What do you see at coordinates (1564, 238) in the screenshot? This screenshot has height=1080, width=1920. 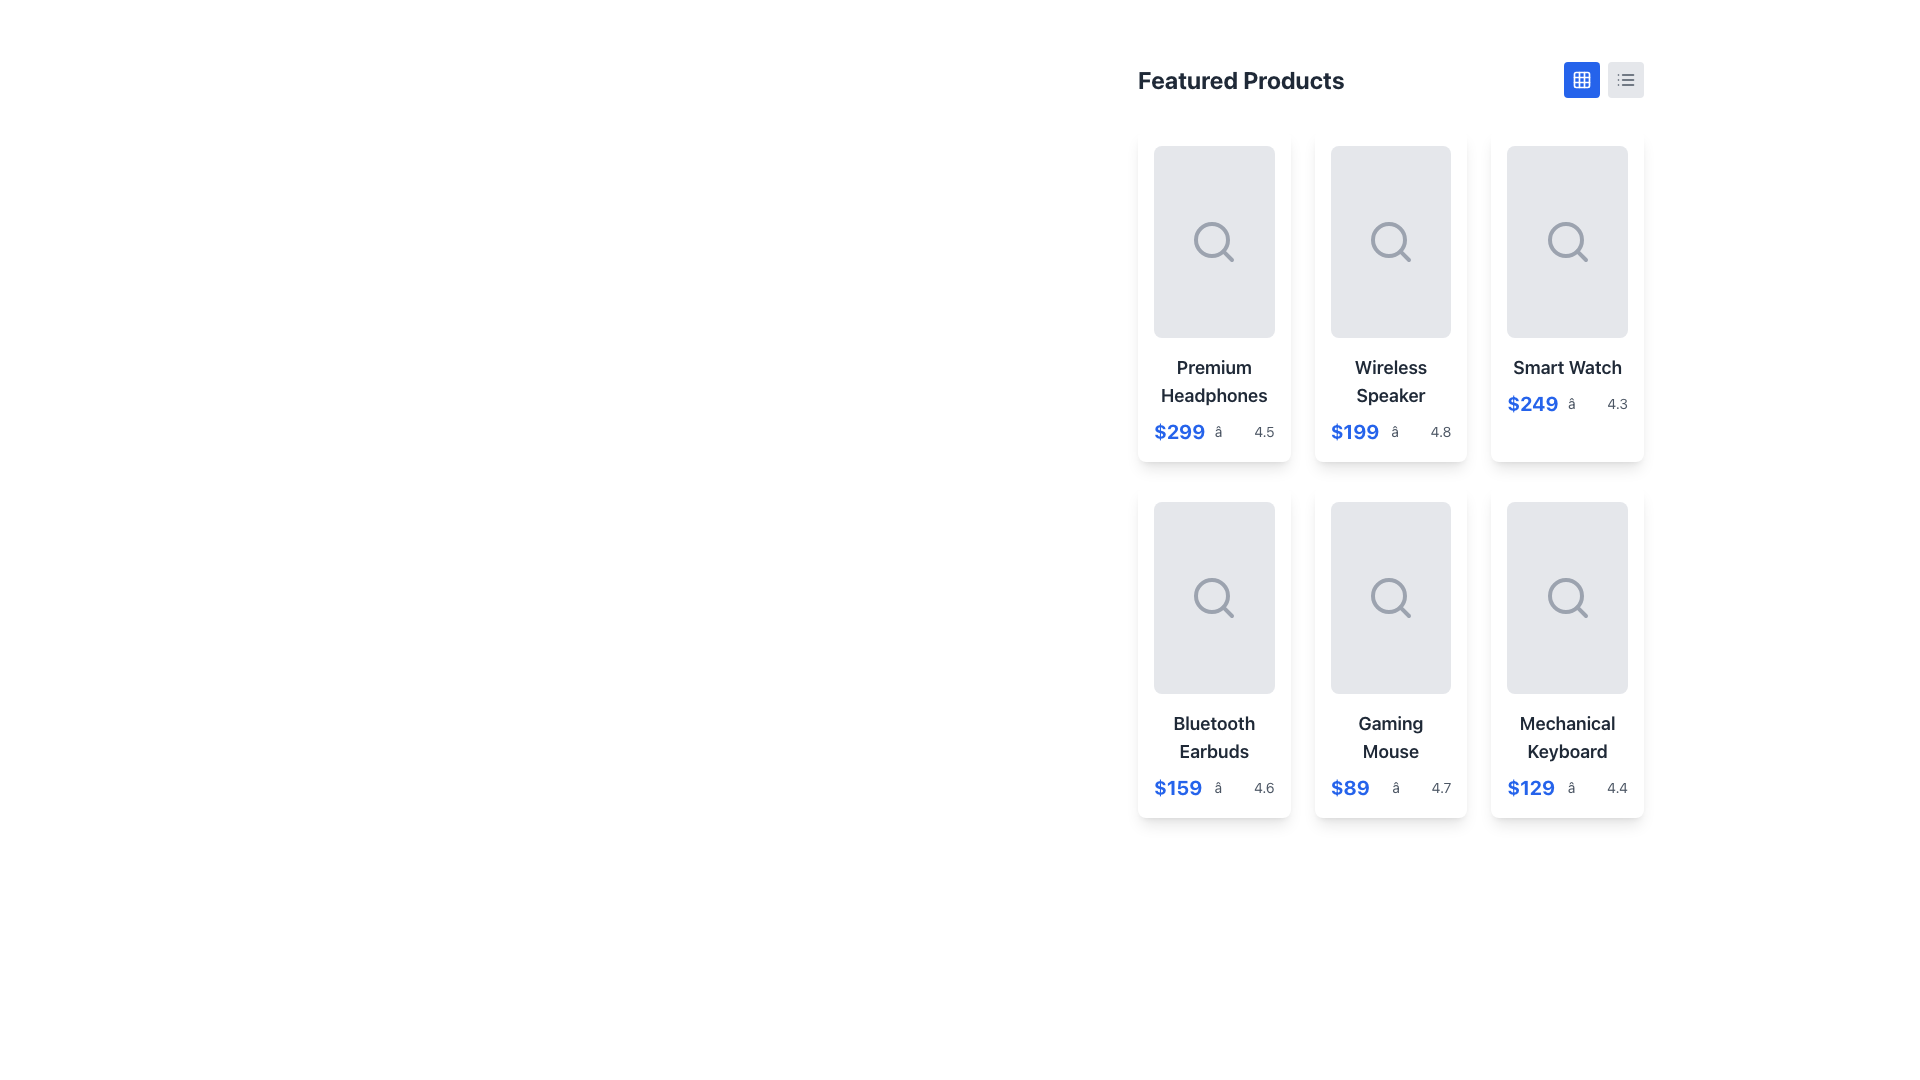 I see `the light gray circular icon resembling a magnifying glass located in the third card titled 'Smart Watch' in the product grid` at bounding box center [1564, 238].